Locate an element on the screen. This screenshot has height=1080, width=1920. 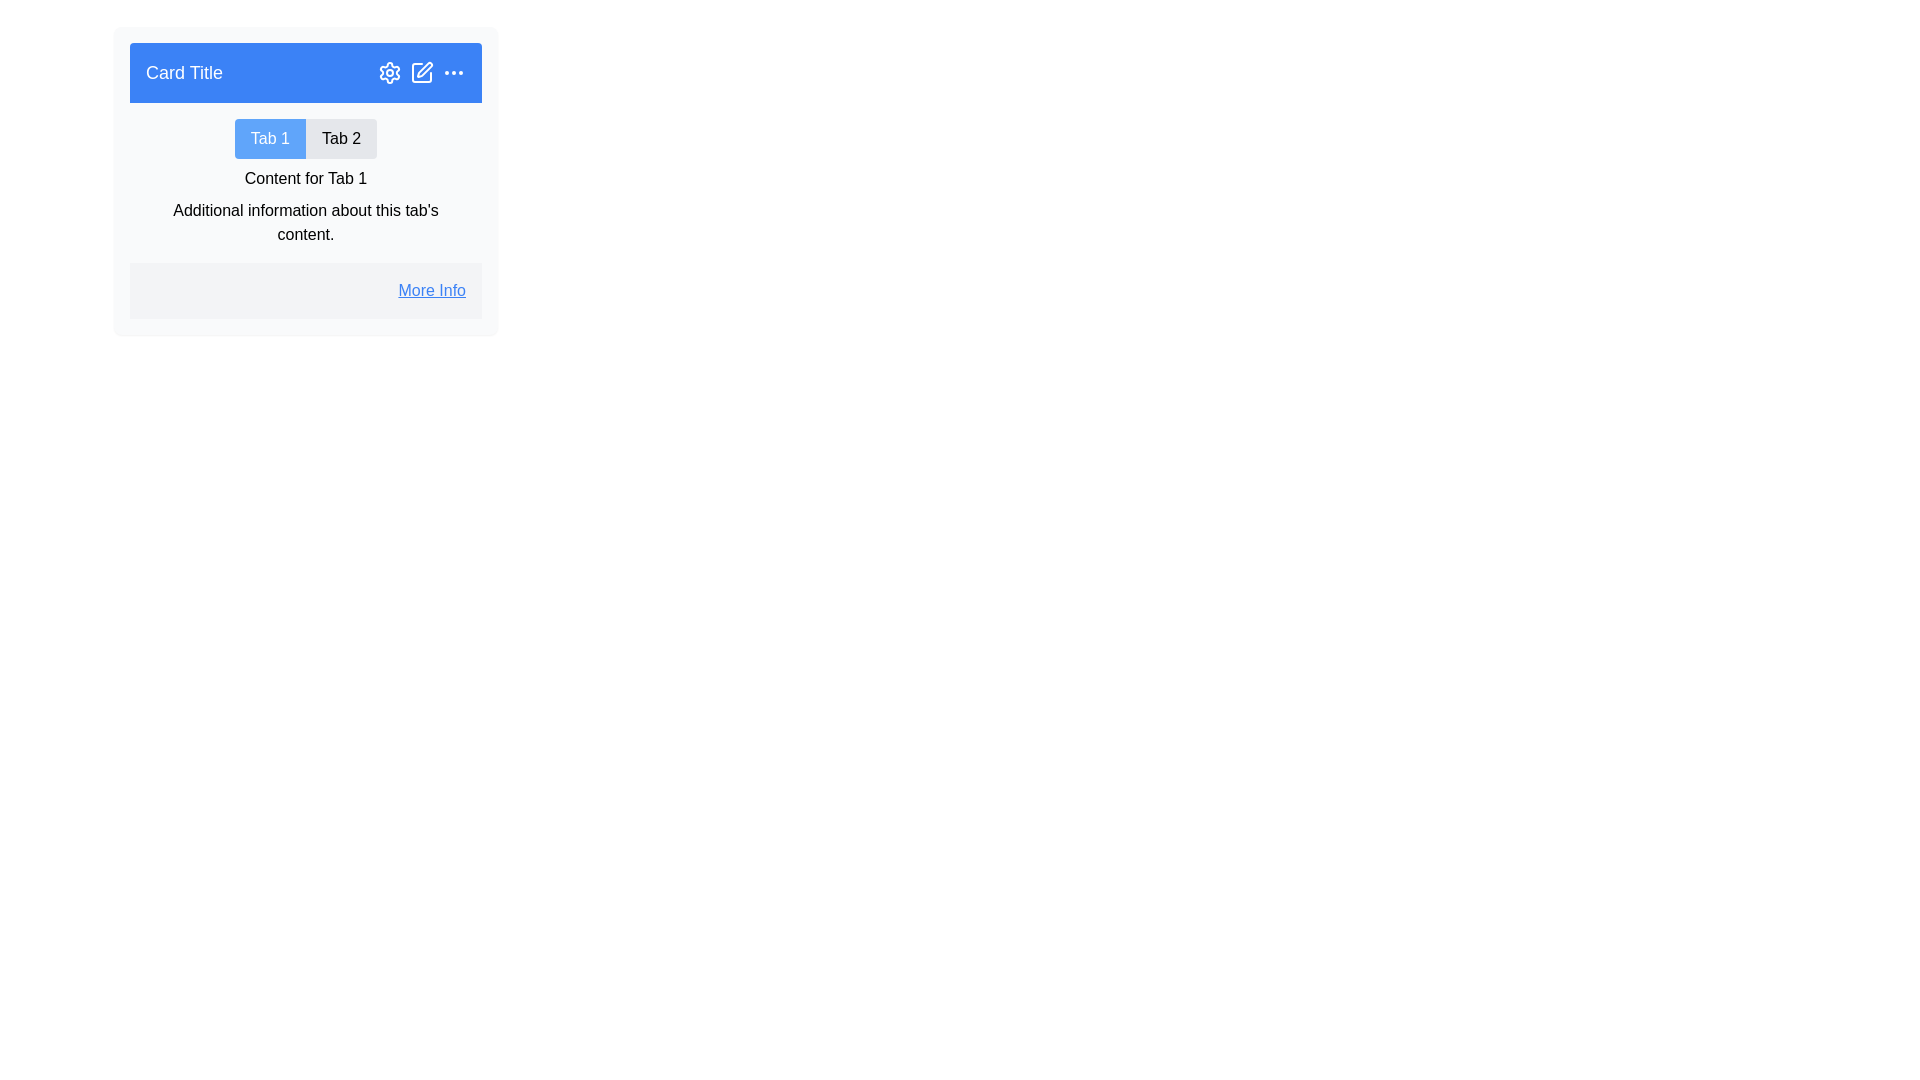
the edit icon located in the top-right corner of the 'Card Title' header is located at coordinates (421, 72).